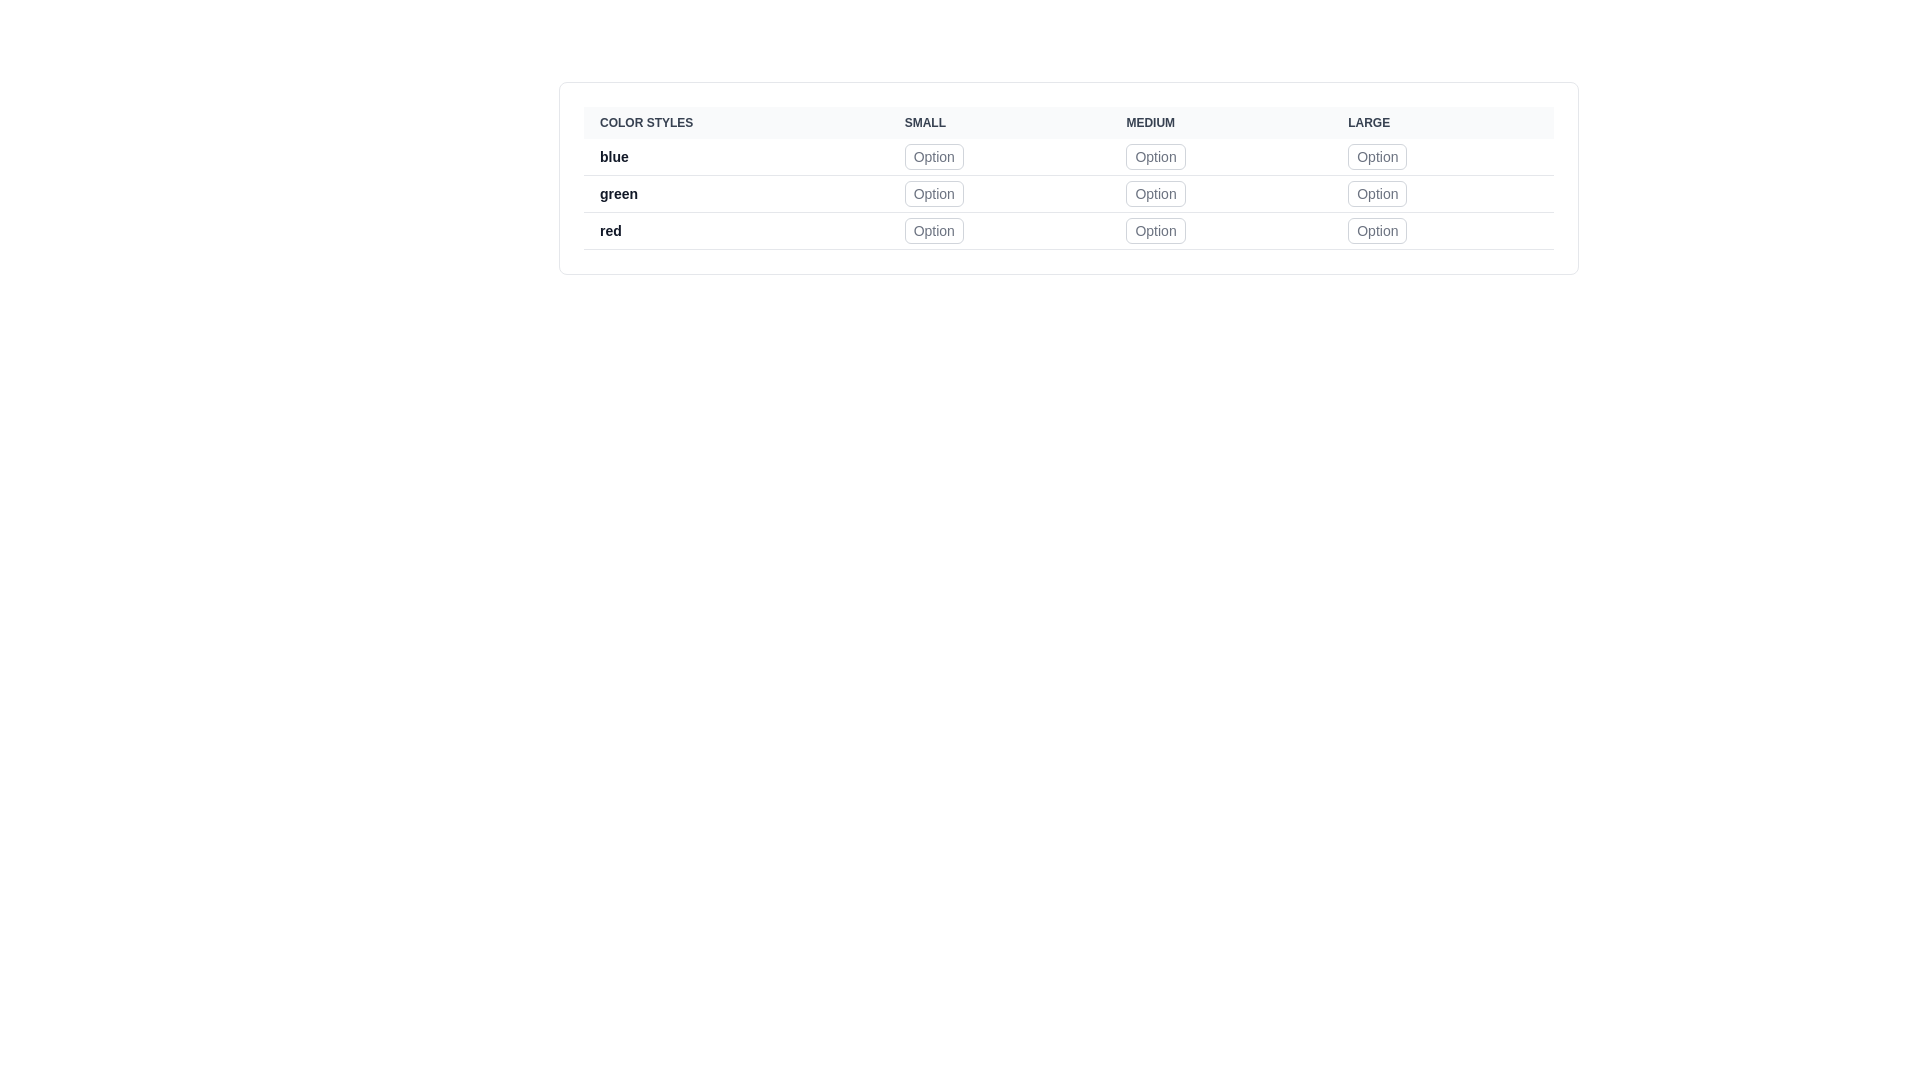 The image size is (1920, 1080). What do you see at coordinates (1376, 230) in the screenshot?
I see `the button labeled 'Option' with a light red background located in the third row under the 'Large' column` at bounding box center [1376, 230].